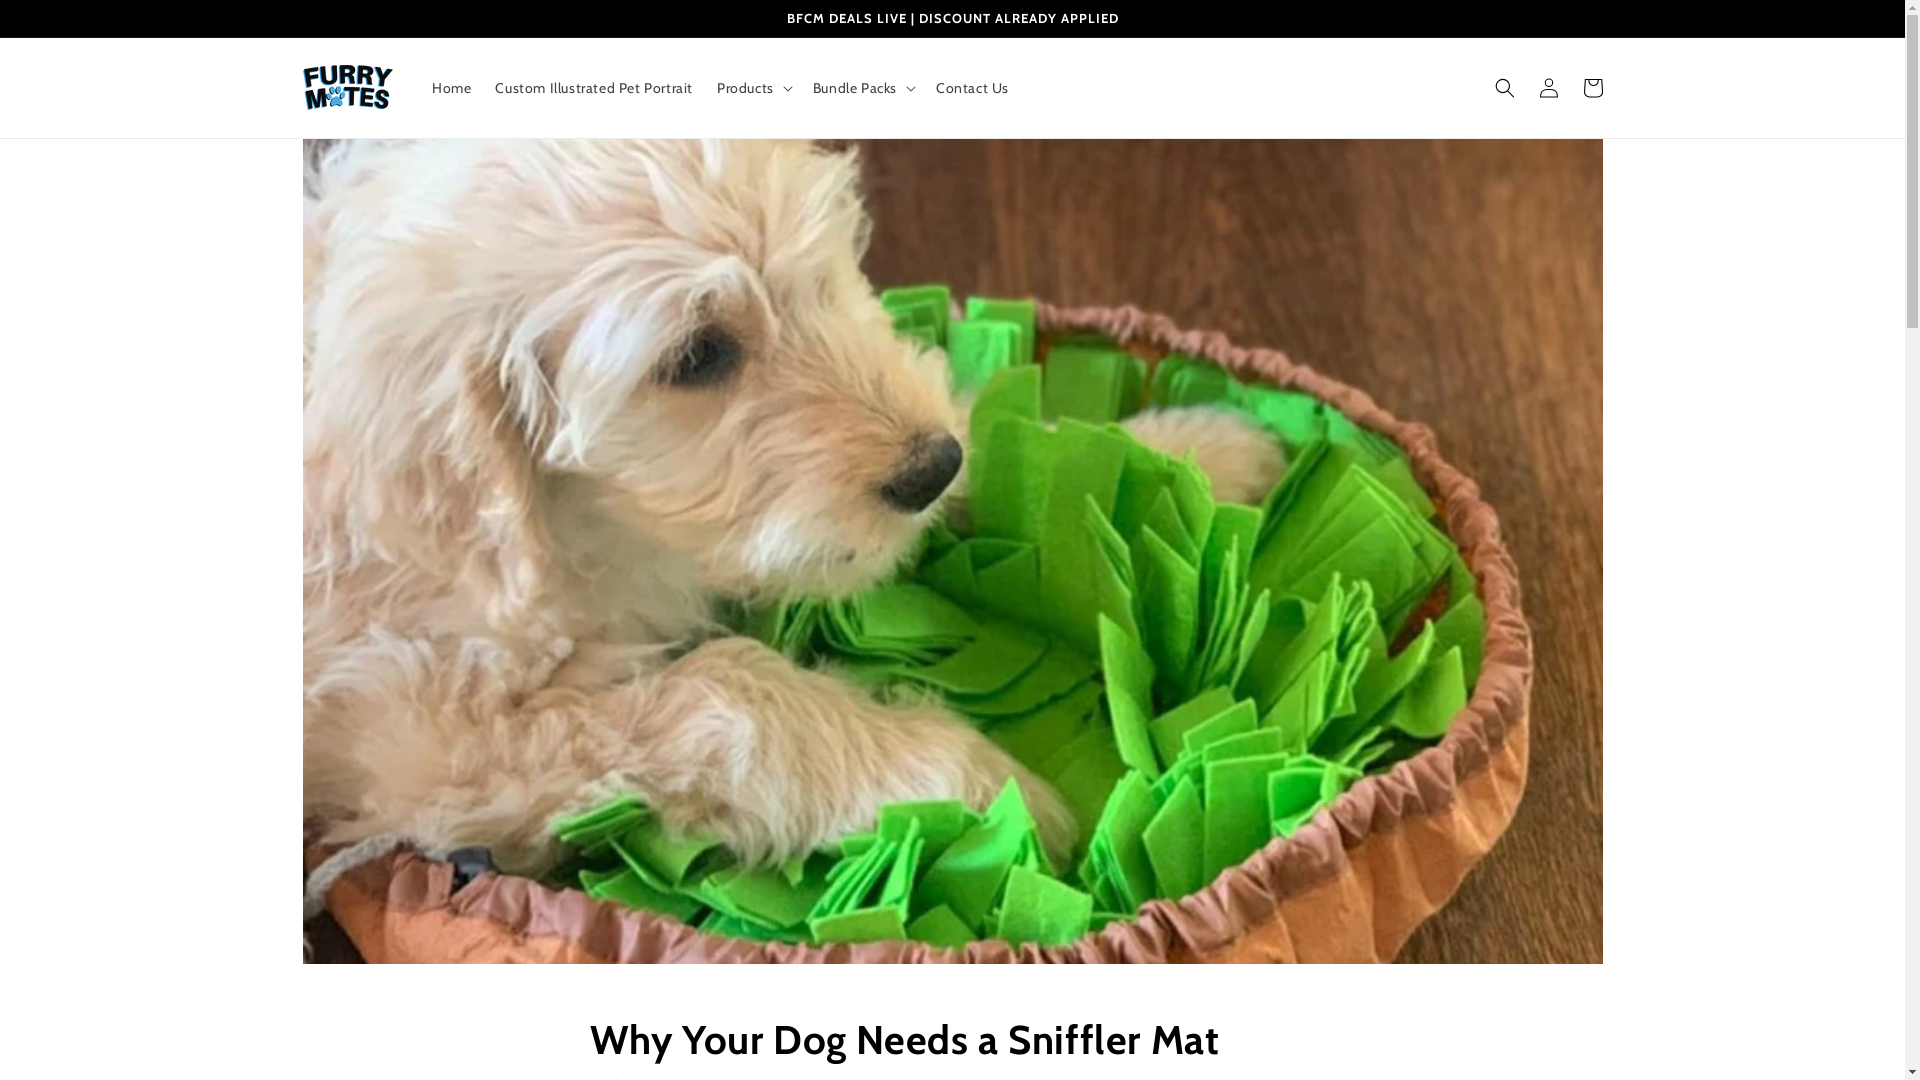 This screenshot has height=1080, width=1920. Describe the element at coordinates (1547, 87) in the screenshot. I see `'Log in'` at that location.